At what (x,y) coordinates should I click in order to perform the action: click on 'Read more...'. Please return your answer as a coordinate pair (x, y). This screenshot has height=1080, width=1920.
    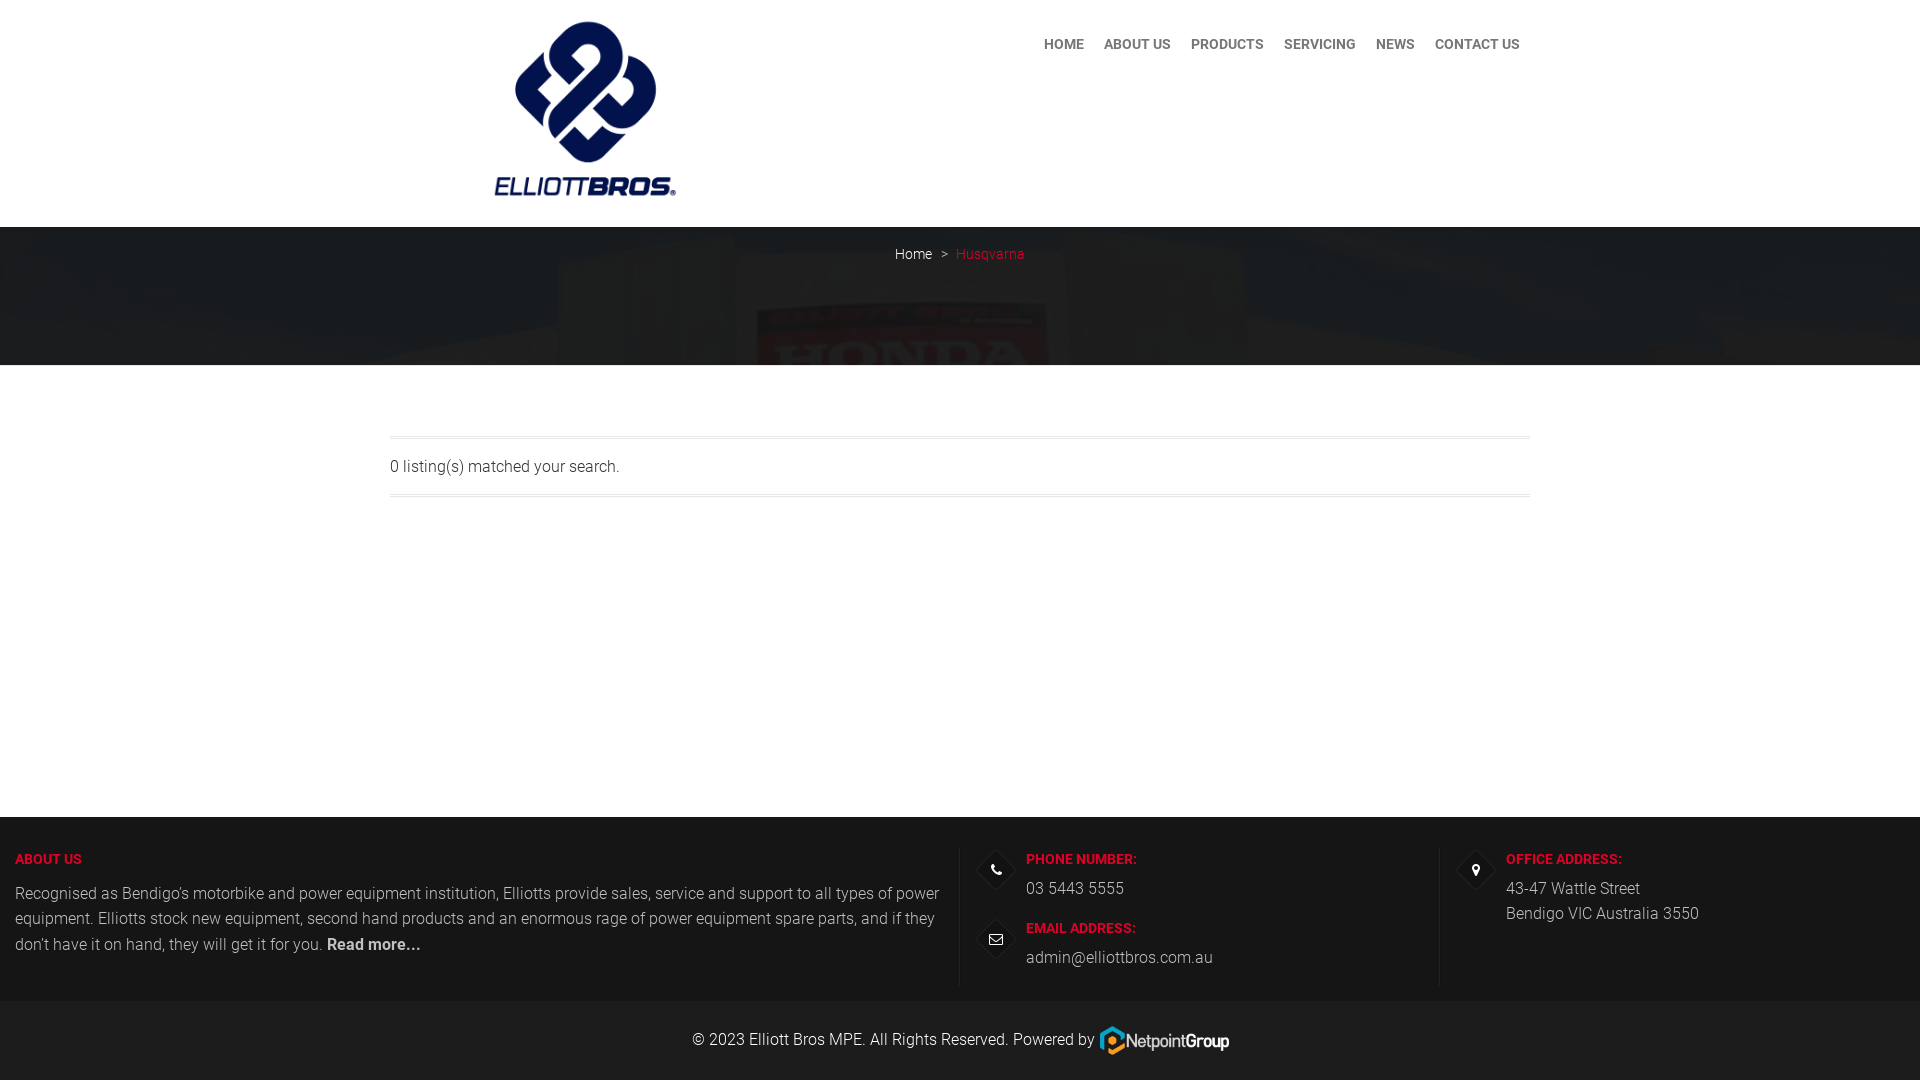
    Looking at the image, I should click on (326, 944).